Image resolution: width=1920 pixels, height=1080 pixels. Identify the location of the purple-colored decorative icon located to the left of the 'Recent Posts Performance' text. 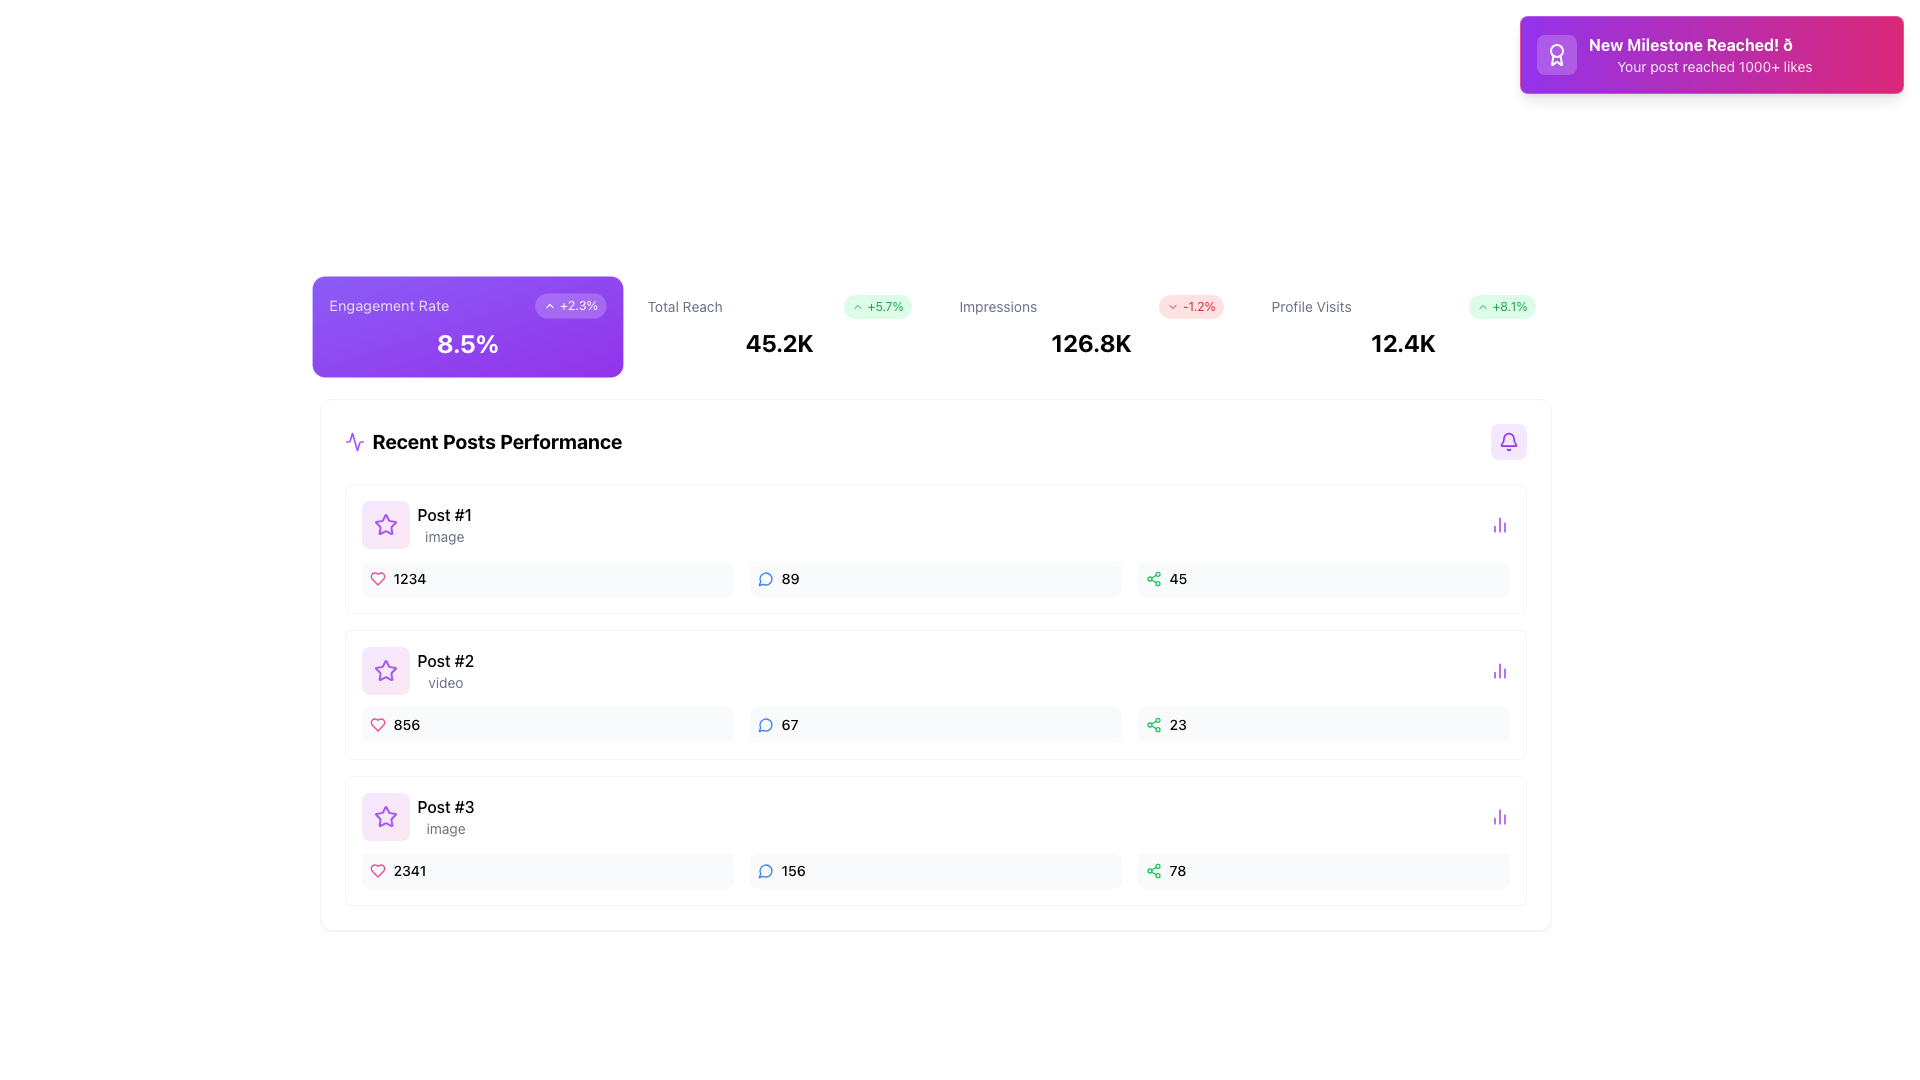
(354, 441).